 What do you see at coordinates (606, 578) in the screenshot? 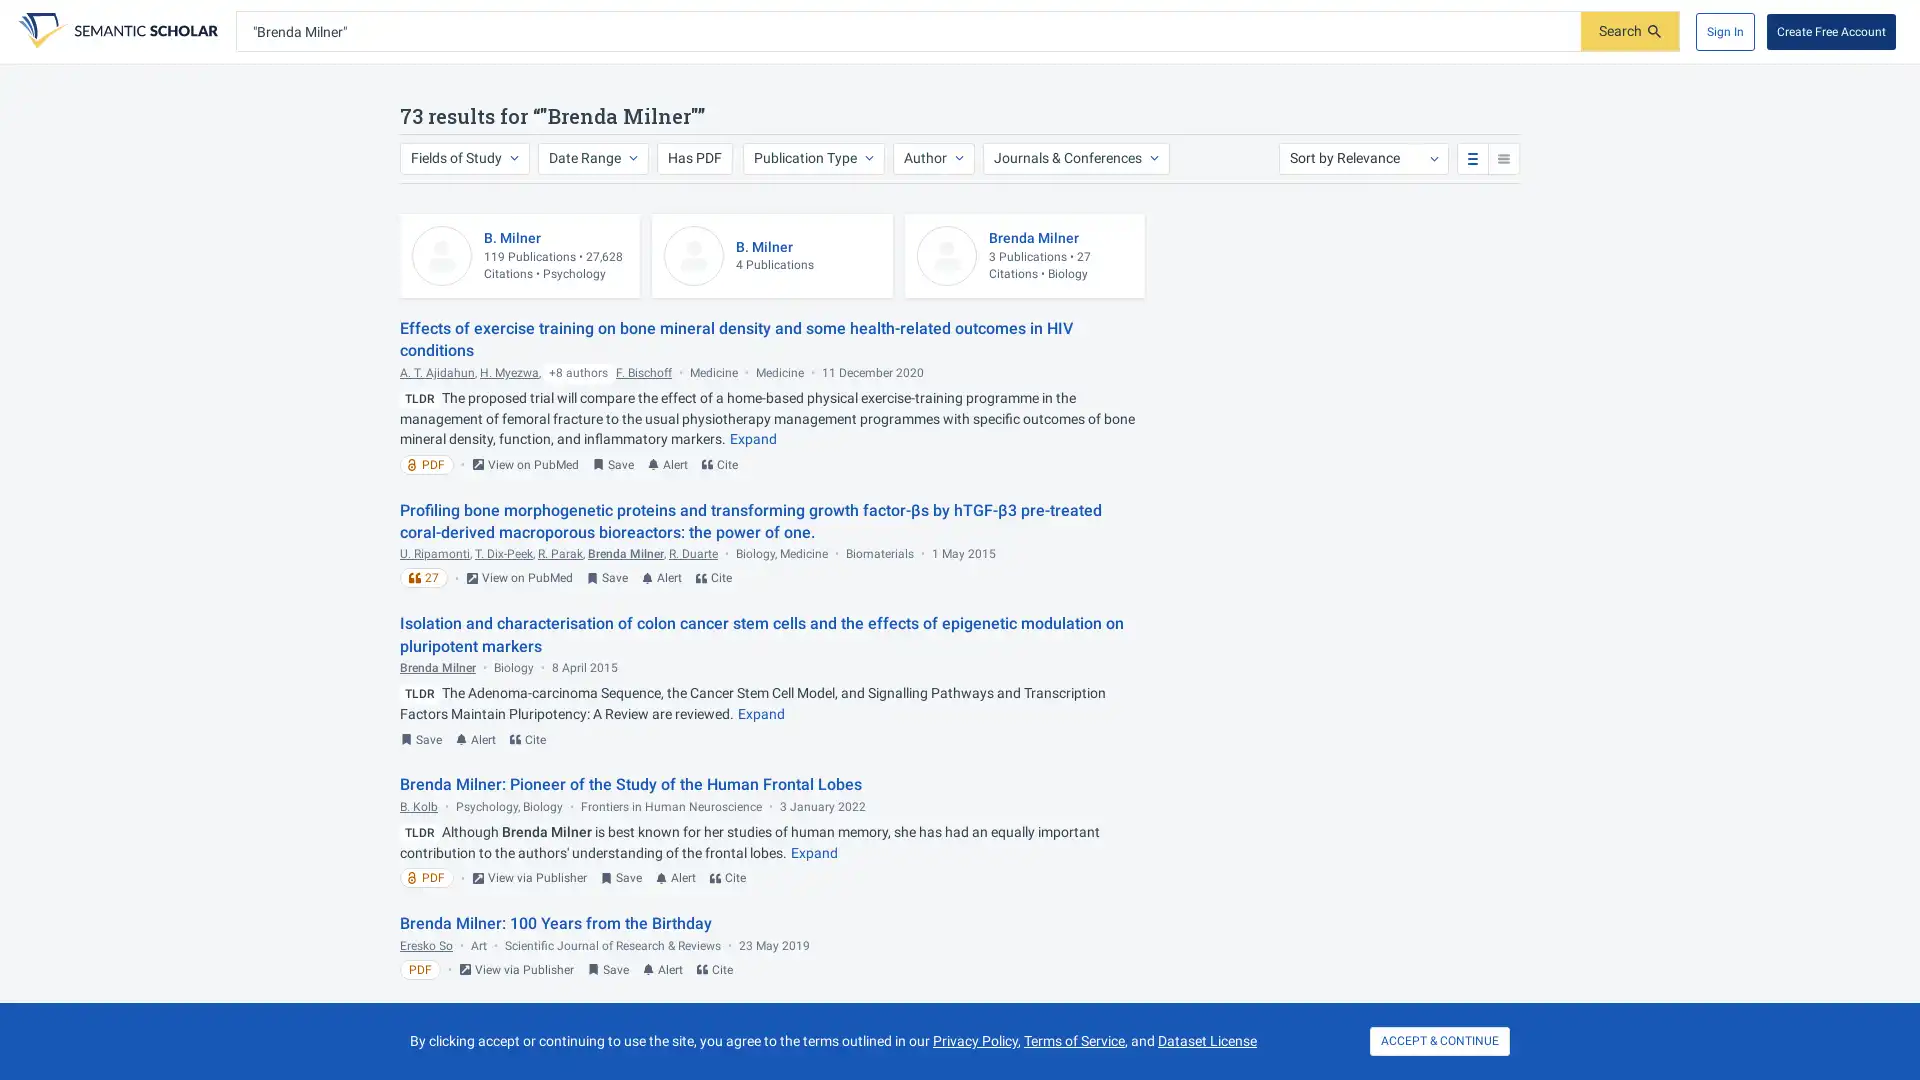
I see `Save to Library` at bounding box center [606, 578].